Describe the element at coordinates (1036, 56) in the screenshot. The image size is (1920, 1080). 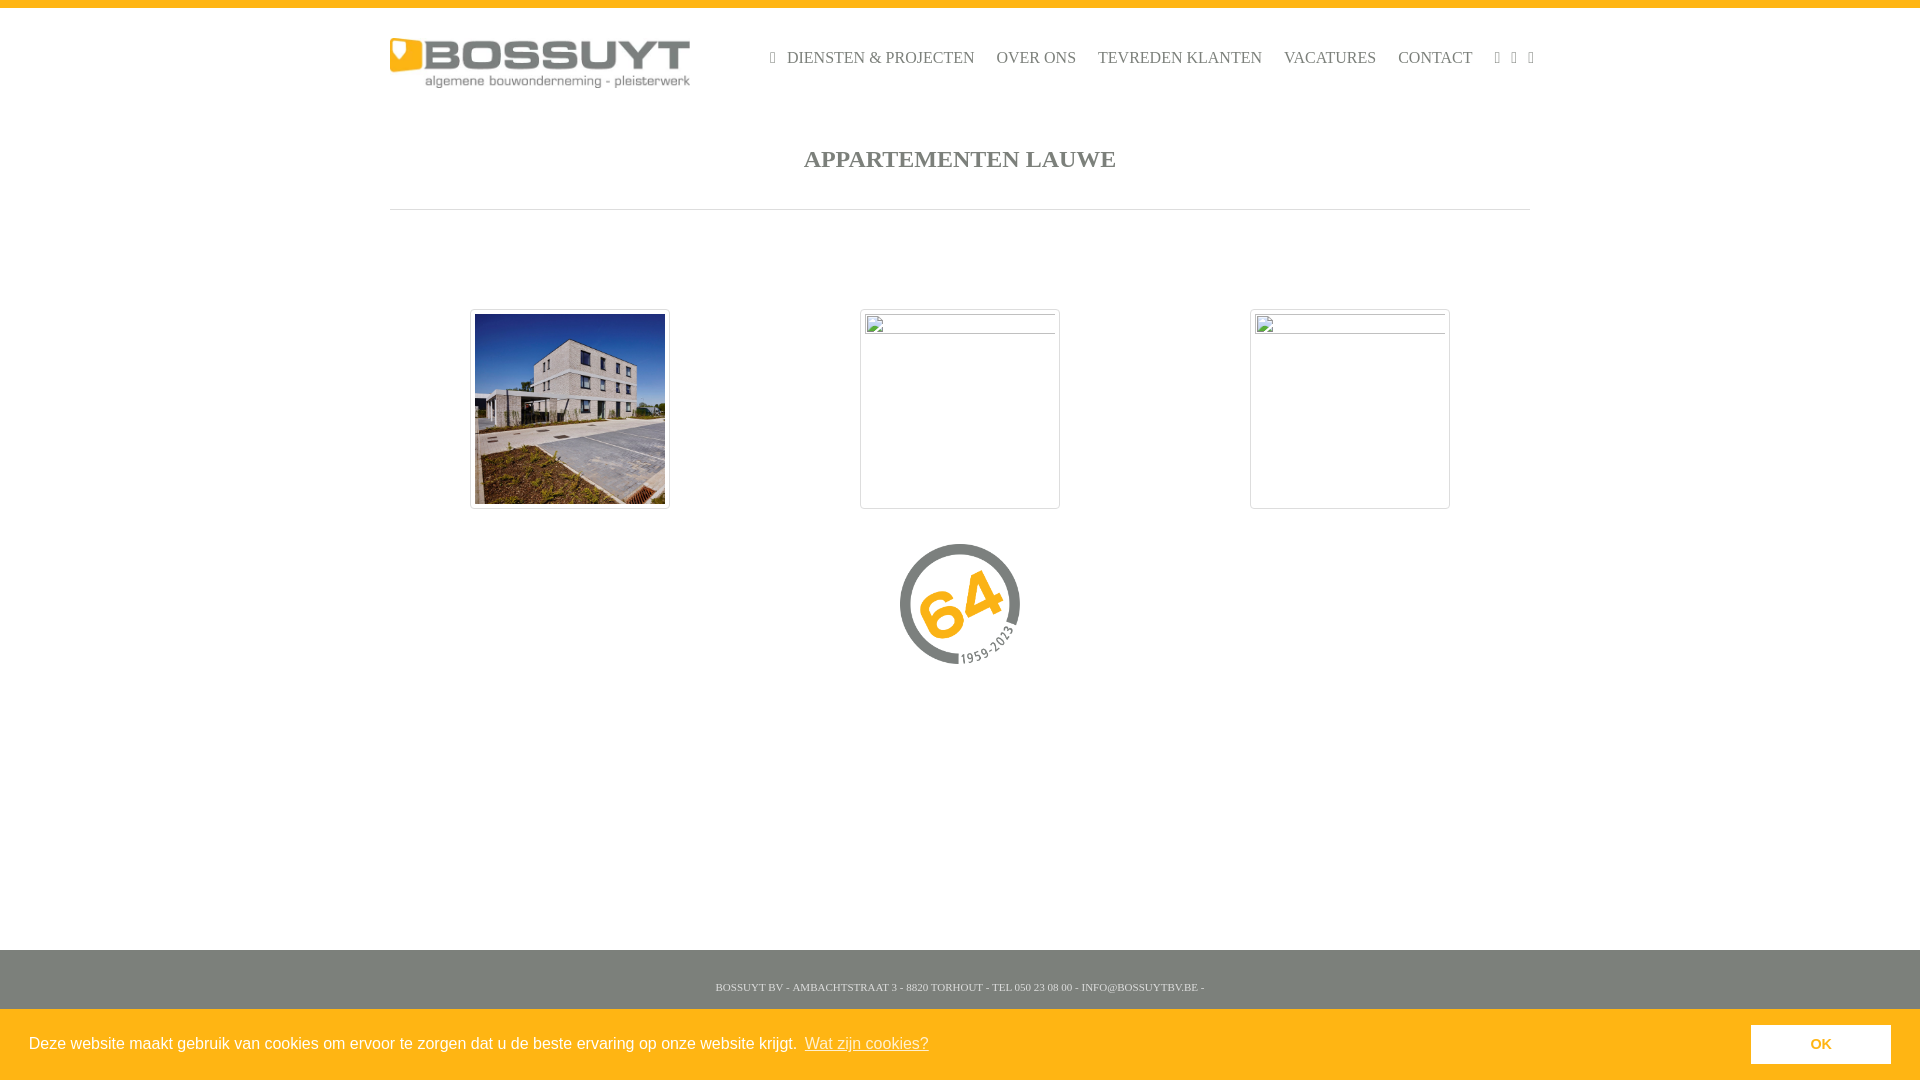
I see `'OVER ONS'` at that location.